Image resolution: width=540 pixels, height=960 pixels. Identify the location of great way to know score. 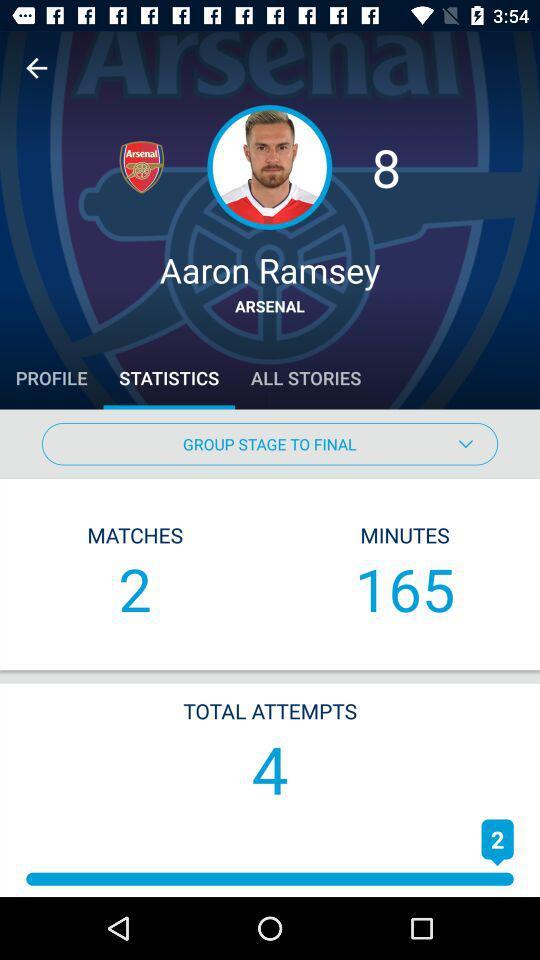
(36, 68).